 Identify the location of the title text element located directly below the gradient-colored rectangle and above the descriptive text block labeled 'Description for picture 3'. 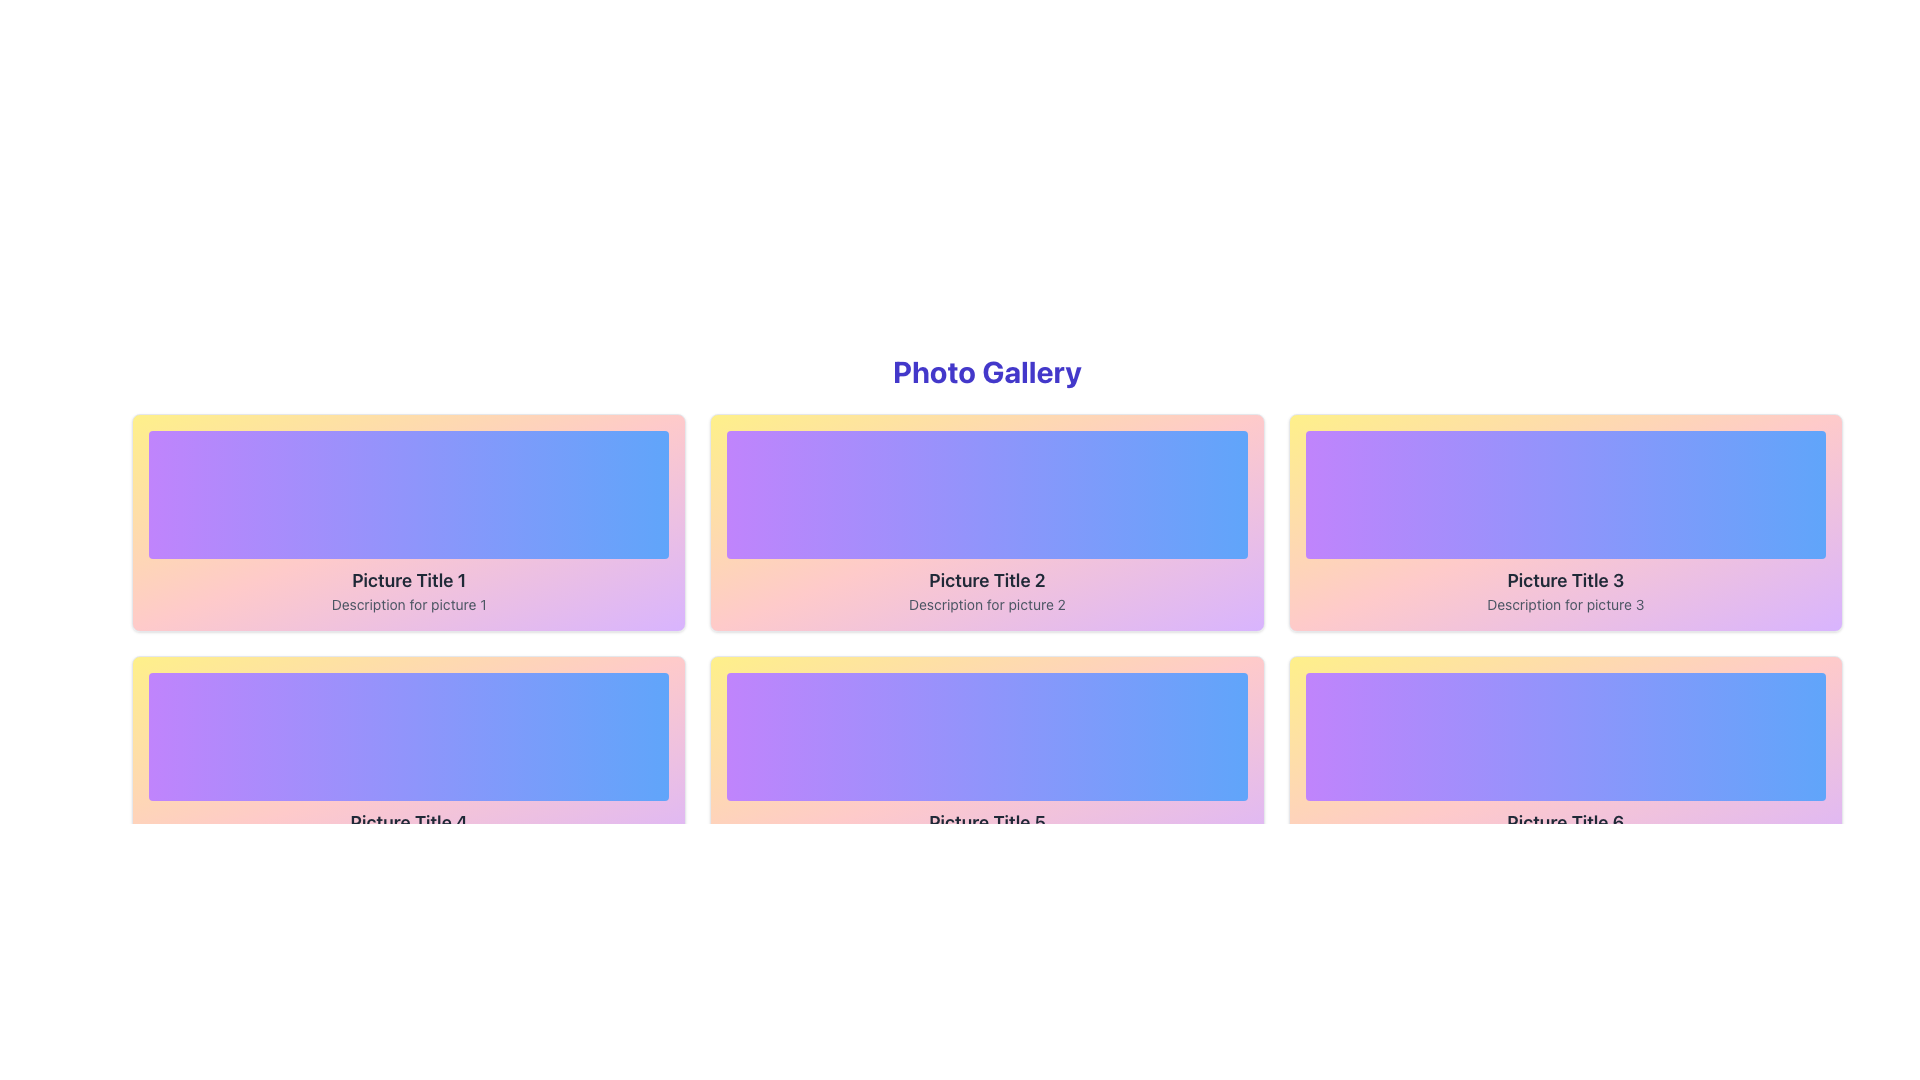
(1564, 581).